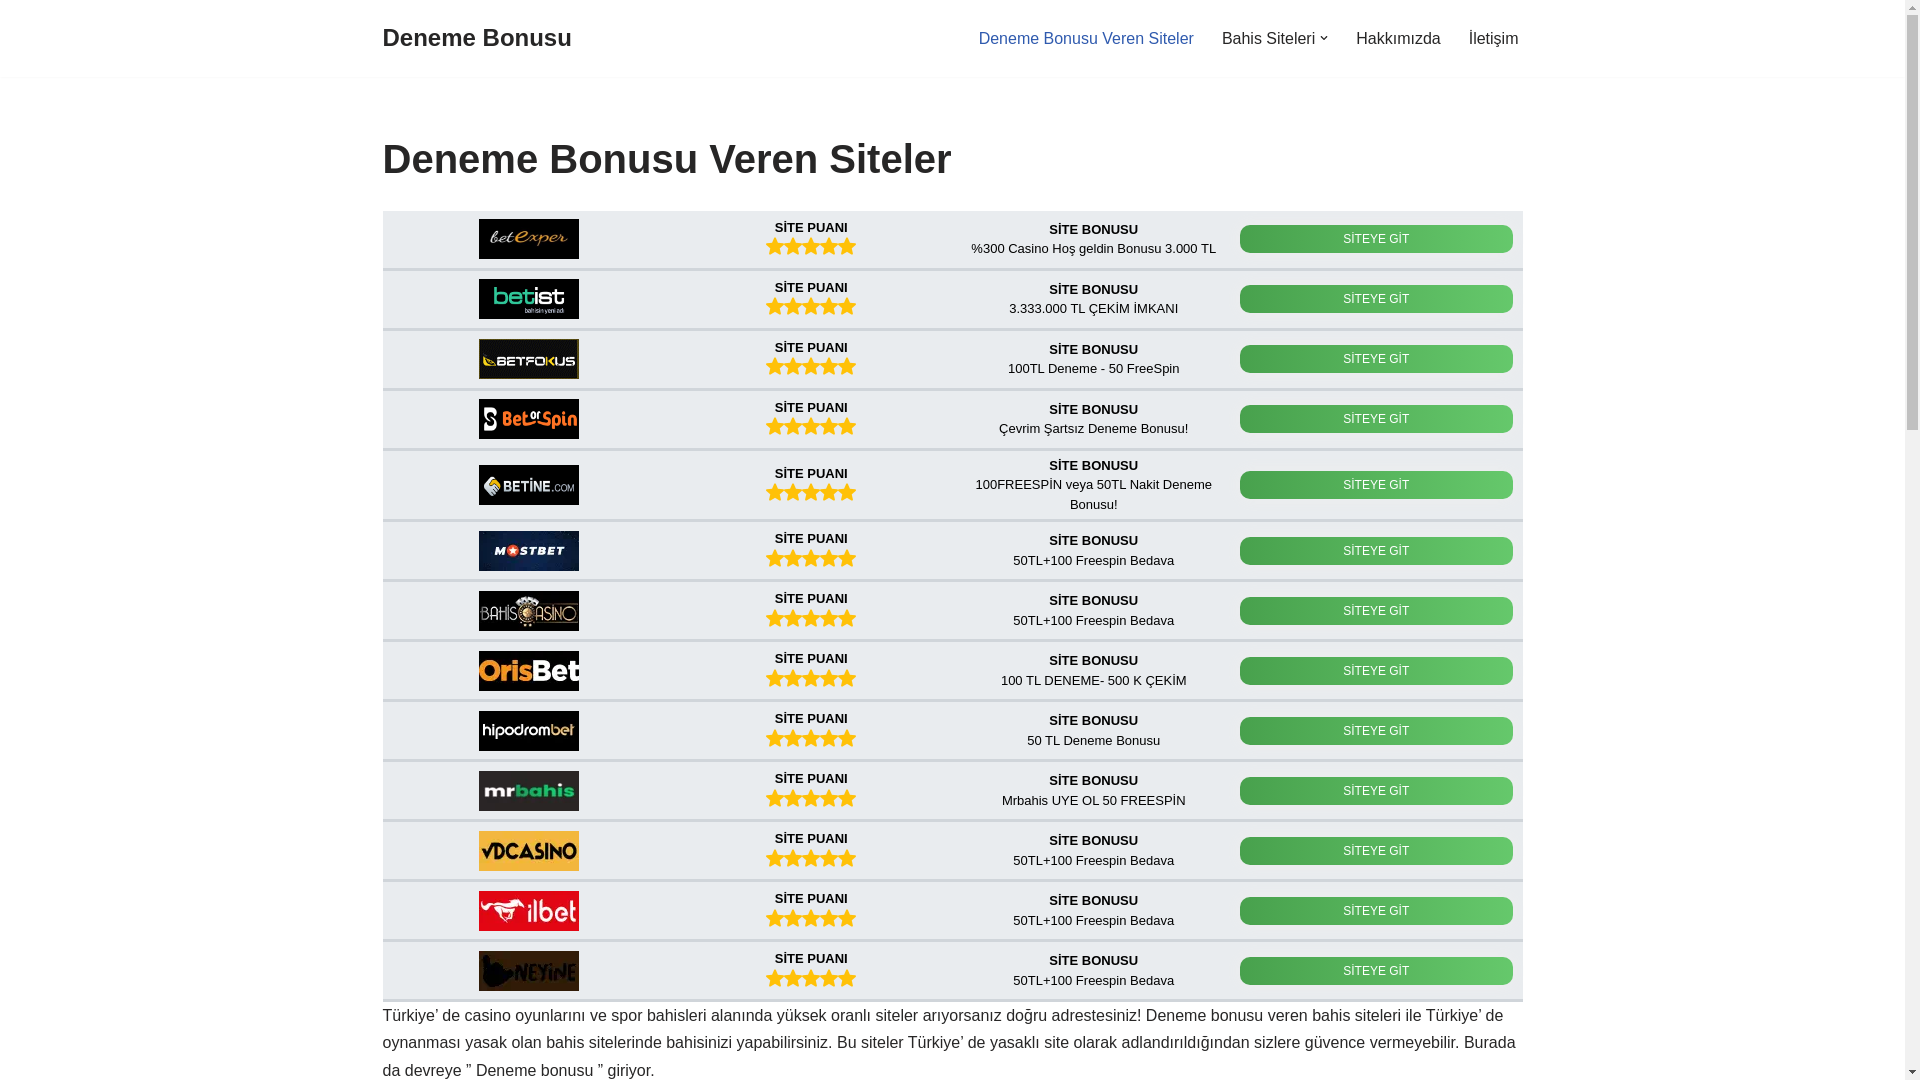 The width and height of the screenshot is (1920, 1080). I want to click on 'Deneme Bonusu', so click(475, 38).